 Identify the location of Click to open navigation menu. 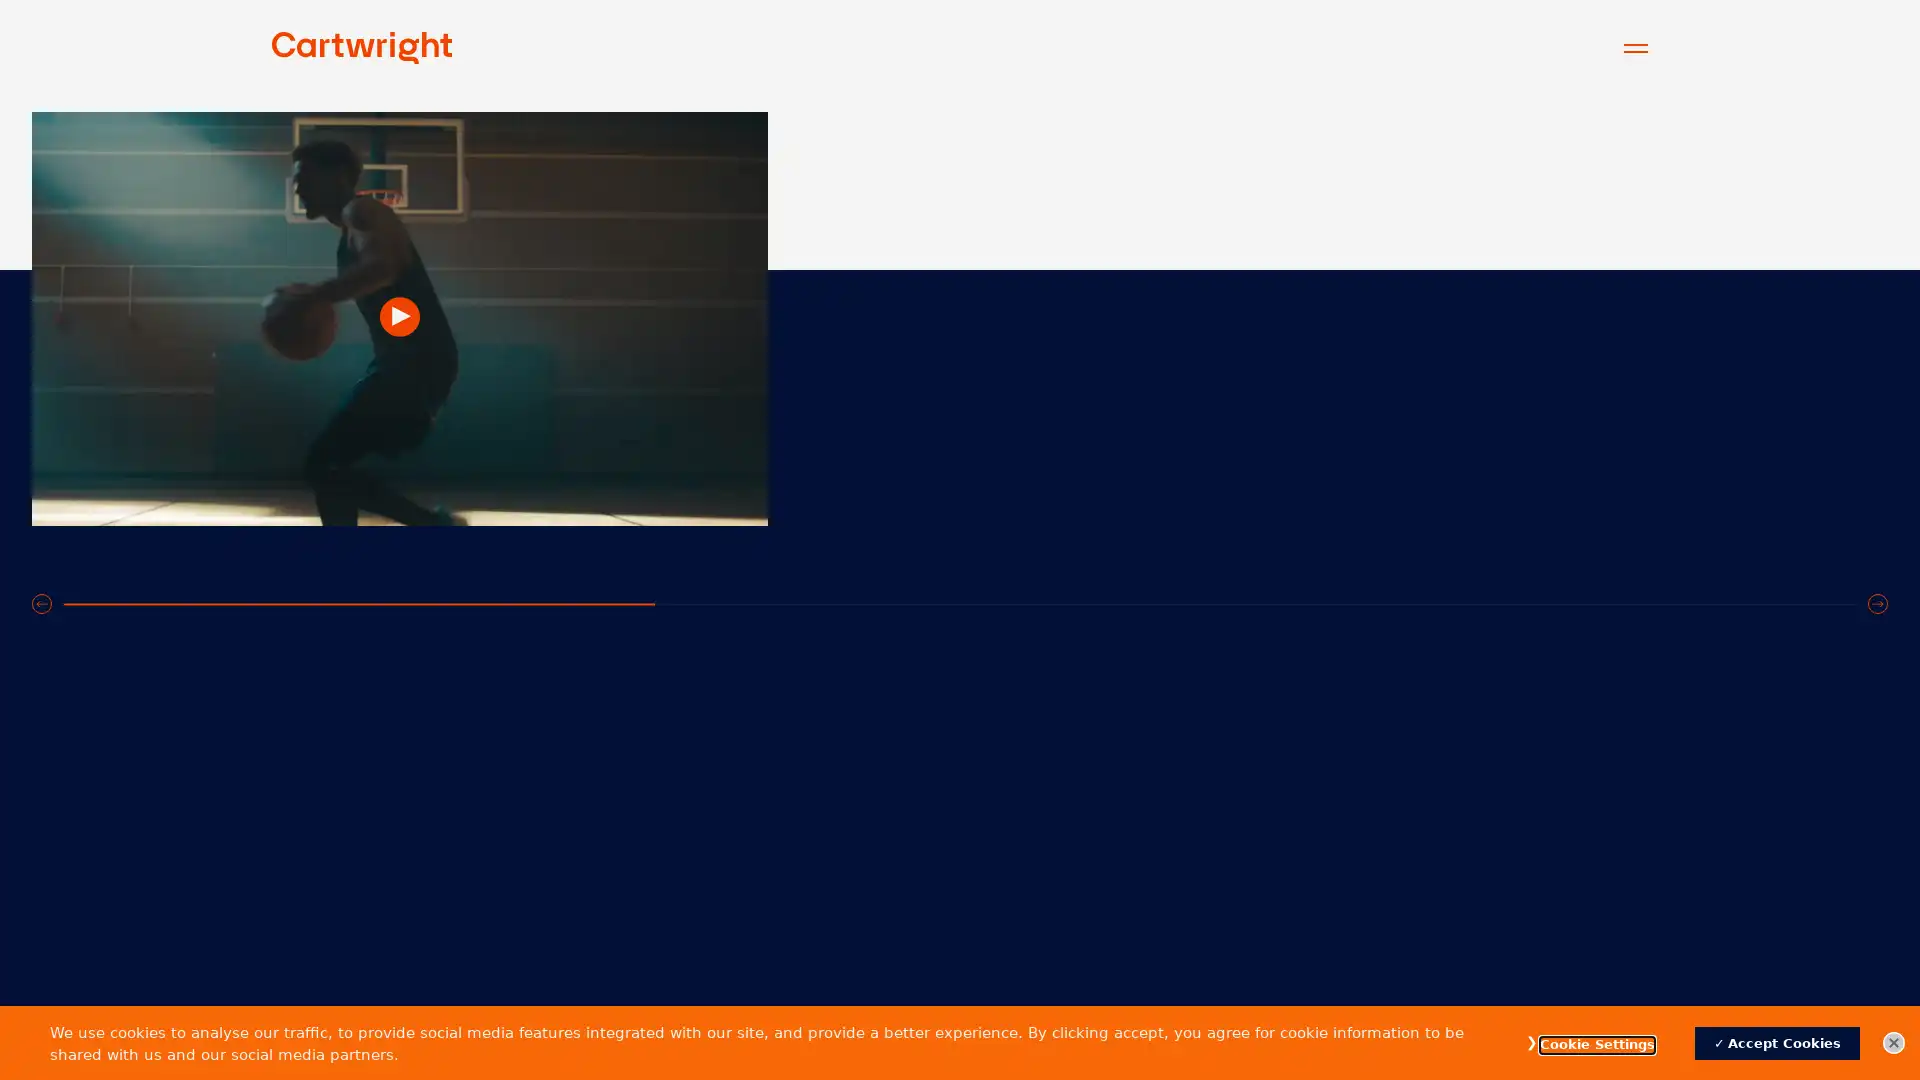
(1636, 46).